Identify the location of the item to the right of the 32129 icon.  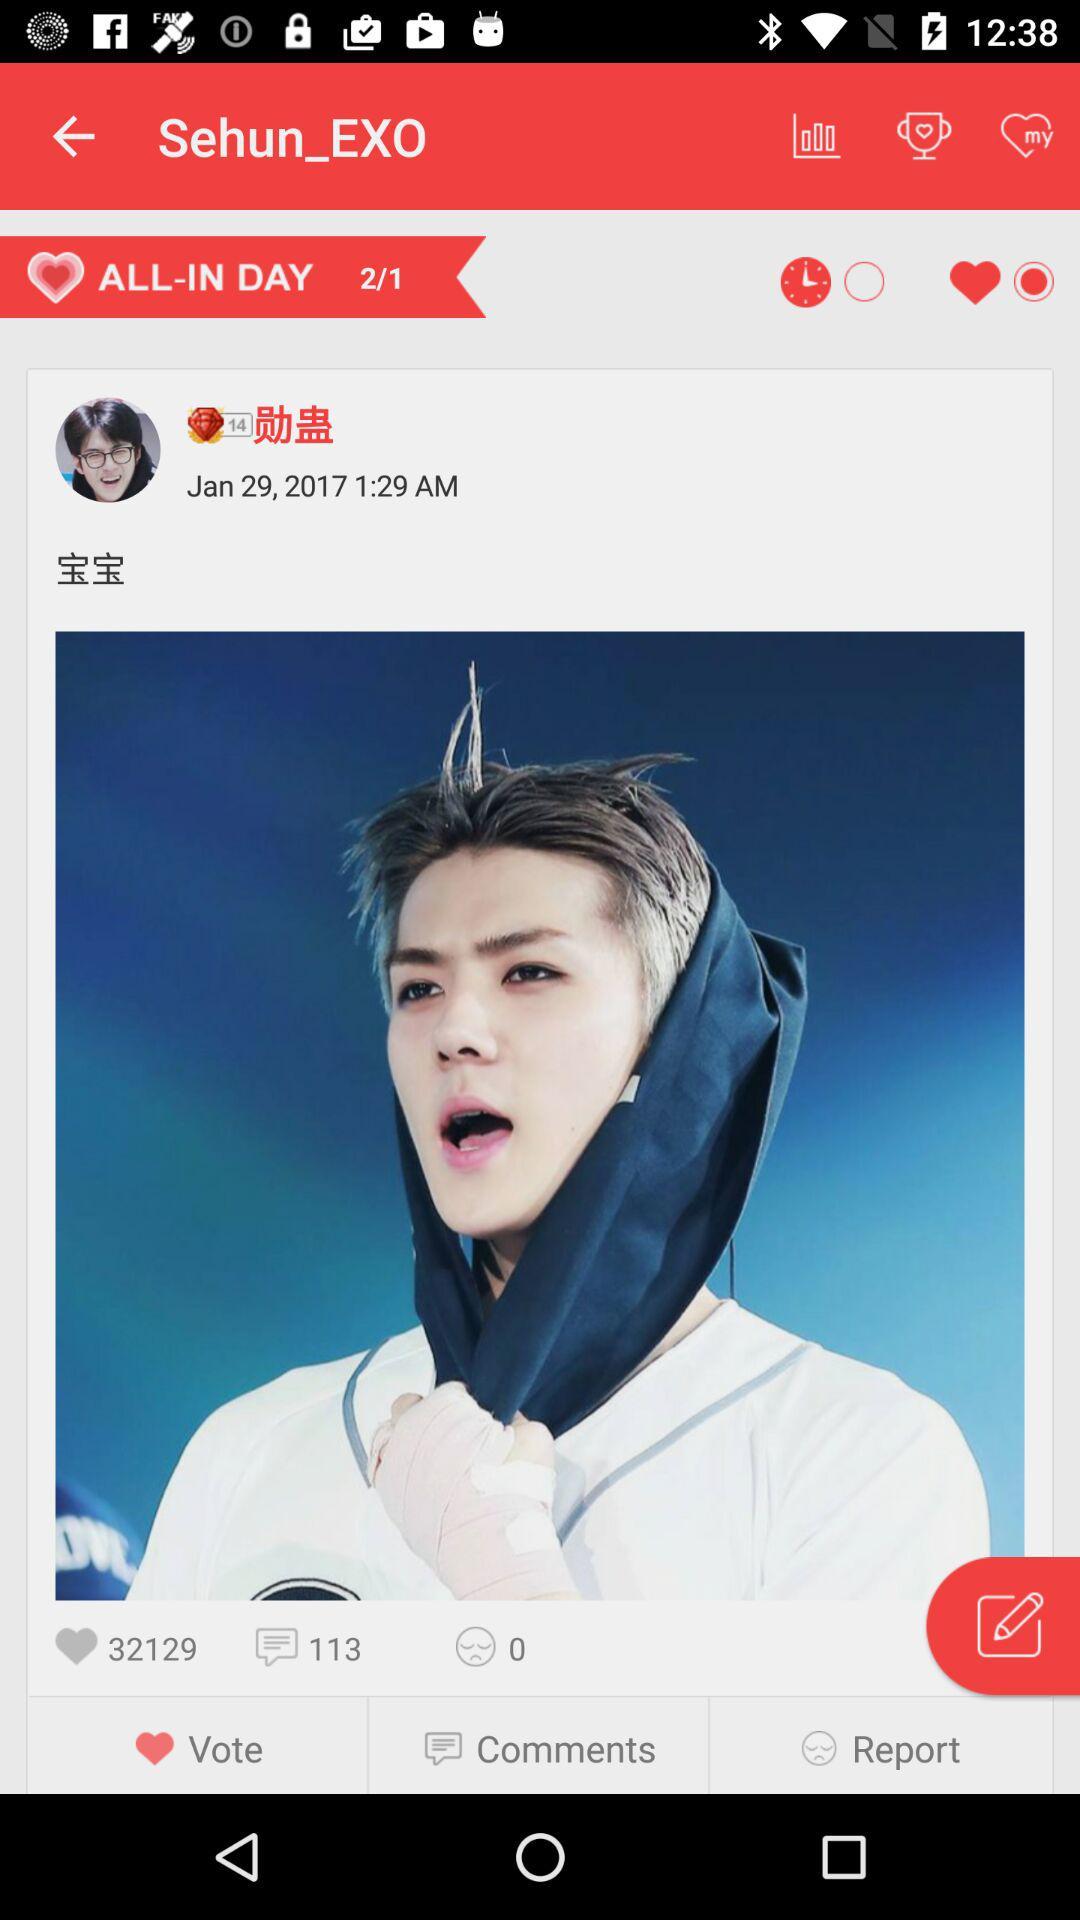
(281, 1646).